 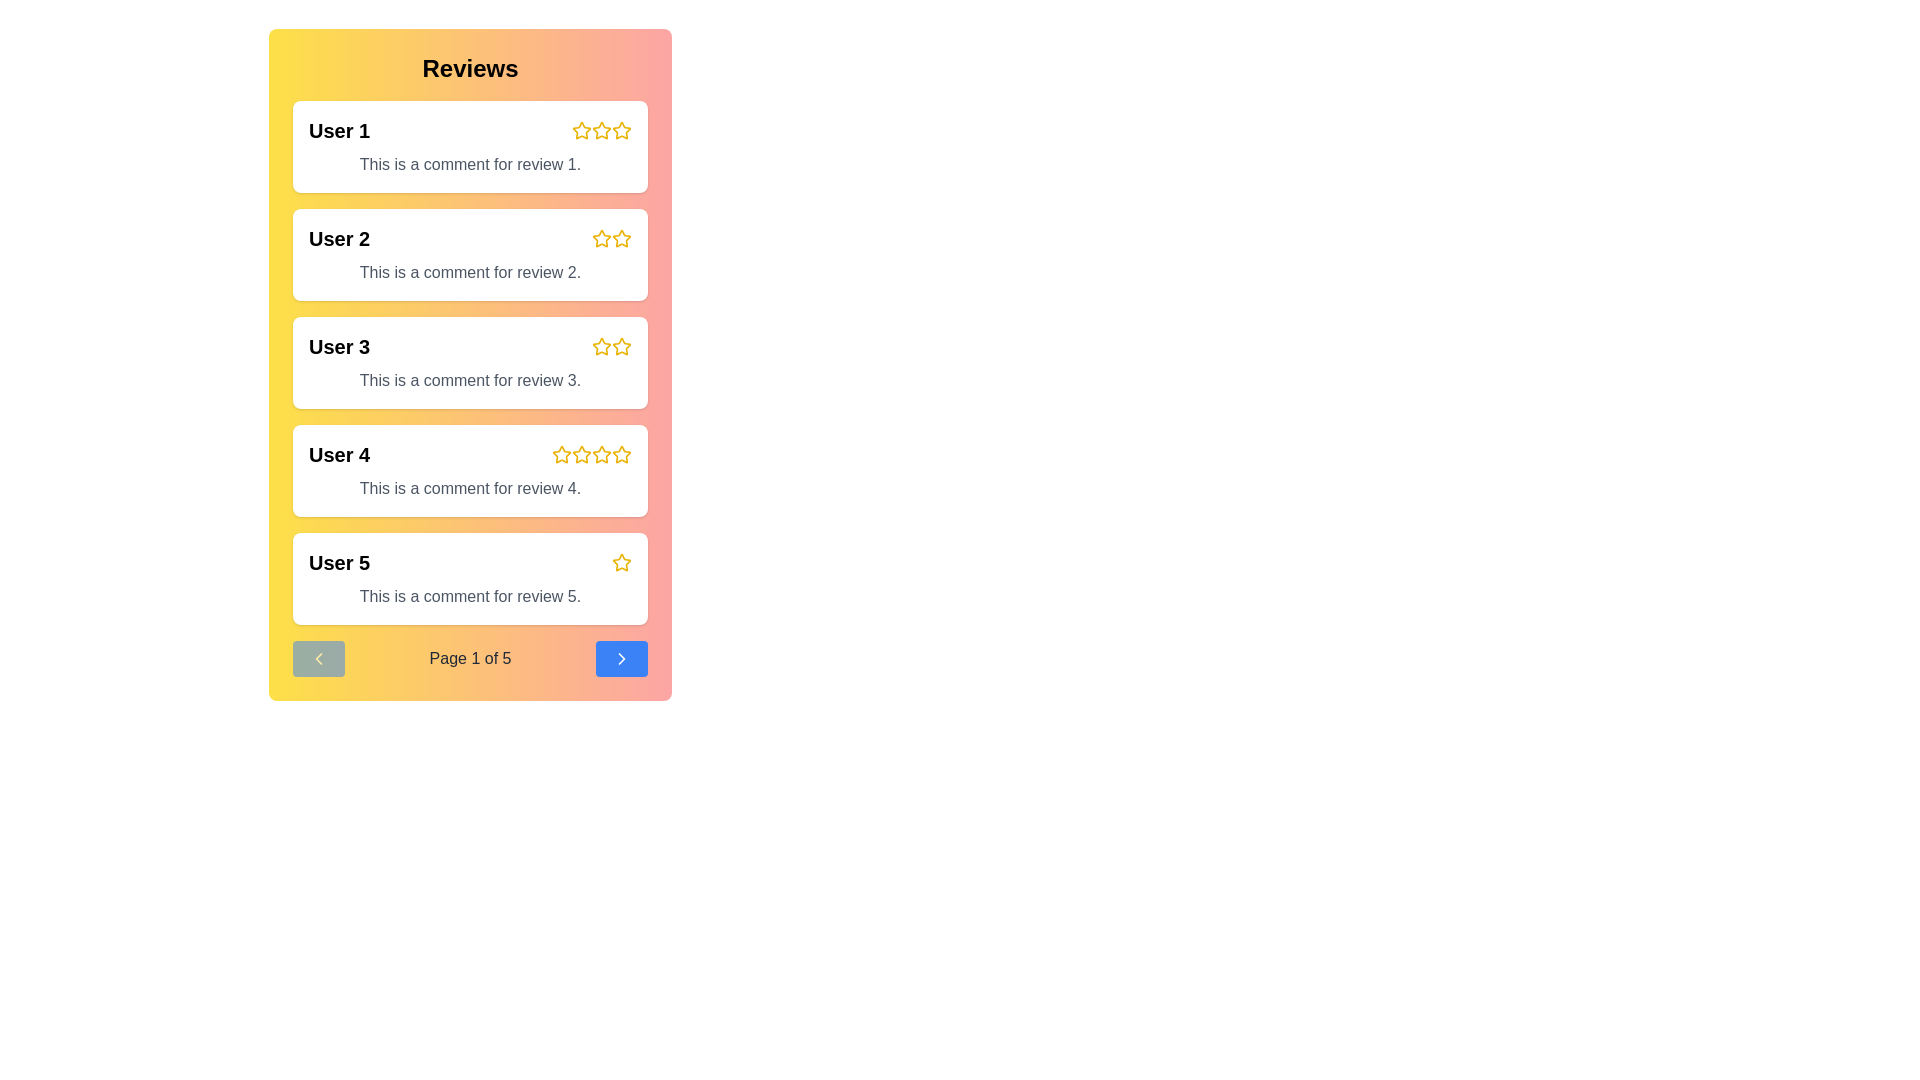 What do you see at coordinates (621, 345) in the screenshot?
I see `the third star icon in the review section for 'User 3's review, which serves as a visual indicator in a rating system` at bounding box center [621, 345].